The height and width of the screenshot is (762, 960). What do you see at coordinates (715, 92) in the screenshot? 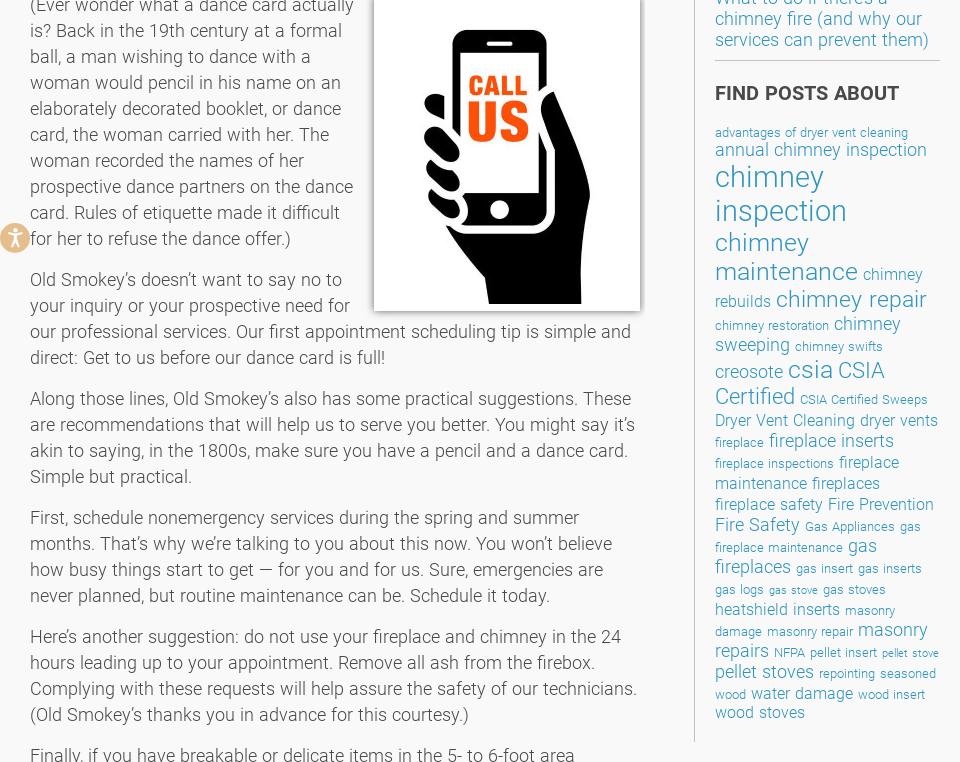
I see `'Find Posts About'` at bounding box center [715, 92].